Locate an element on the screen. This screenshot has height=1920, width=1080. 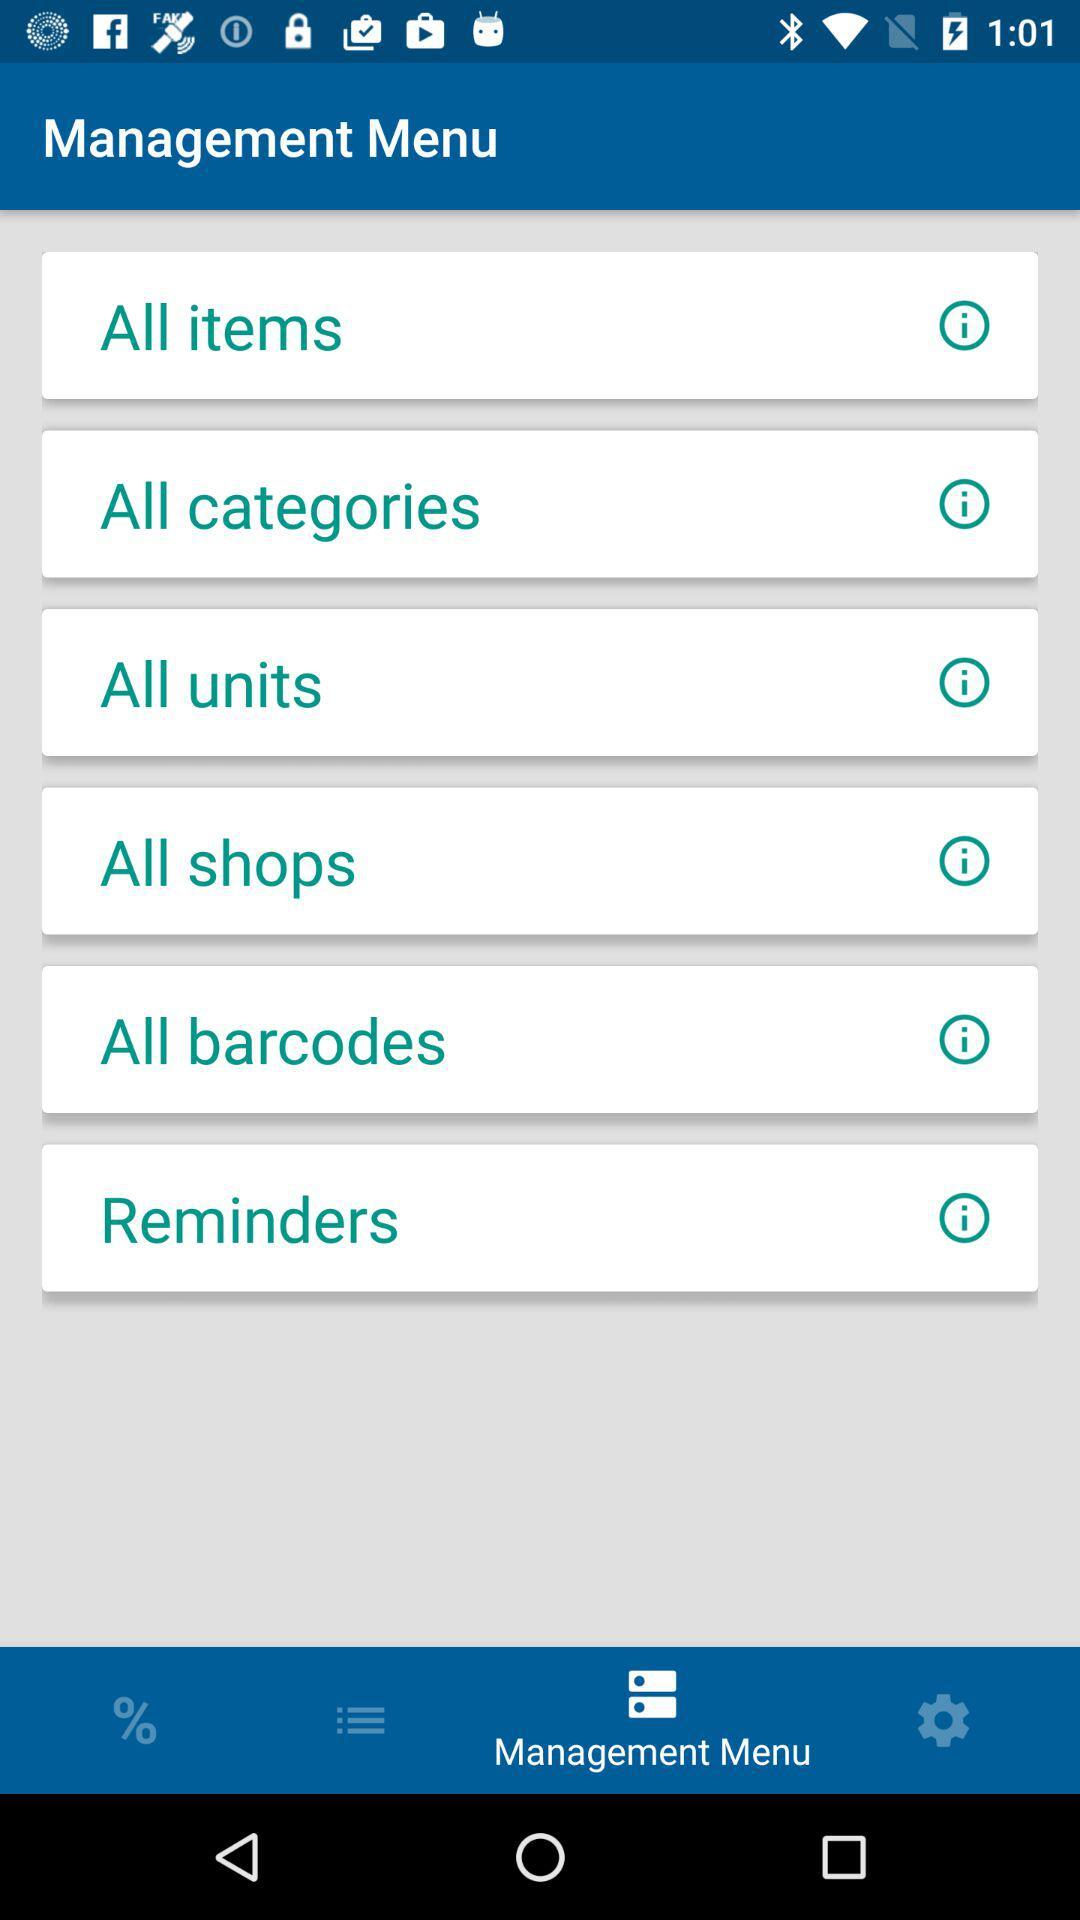
question option is located at coordinates (963, 682).